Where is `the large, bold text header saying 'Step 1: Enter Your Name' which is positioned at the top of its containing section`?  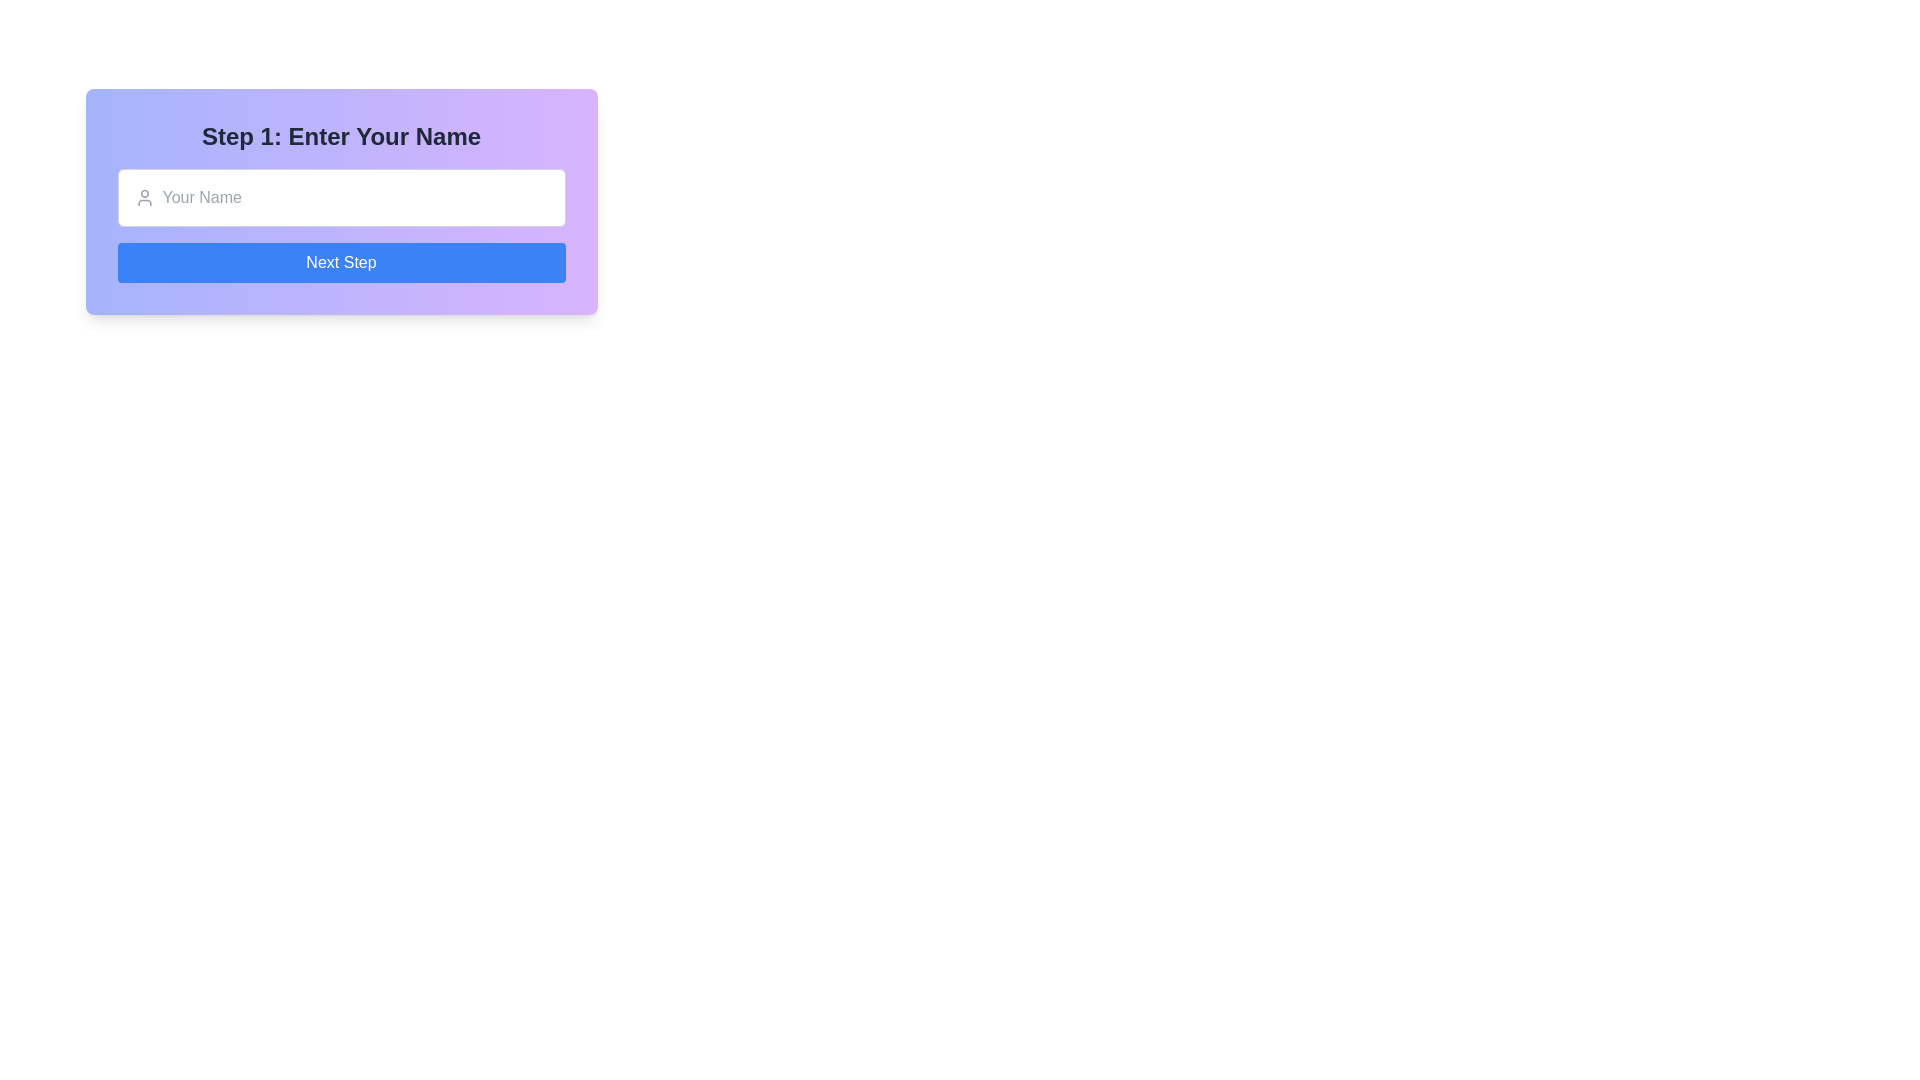 the large, bold text header saying 'Step 1: Enter Your Name' which is positioned at the top of its containing section is located at coordinates (341, 136).